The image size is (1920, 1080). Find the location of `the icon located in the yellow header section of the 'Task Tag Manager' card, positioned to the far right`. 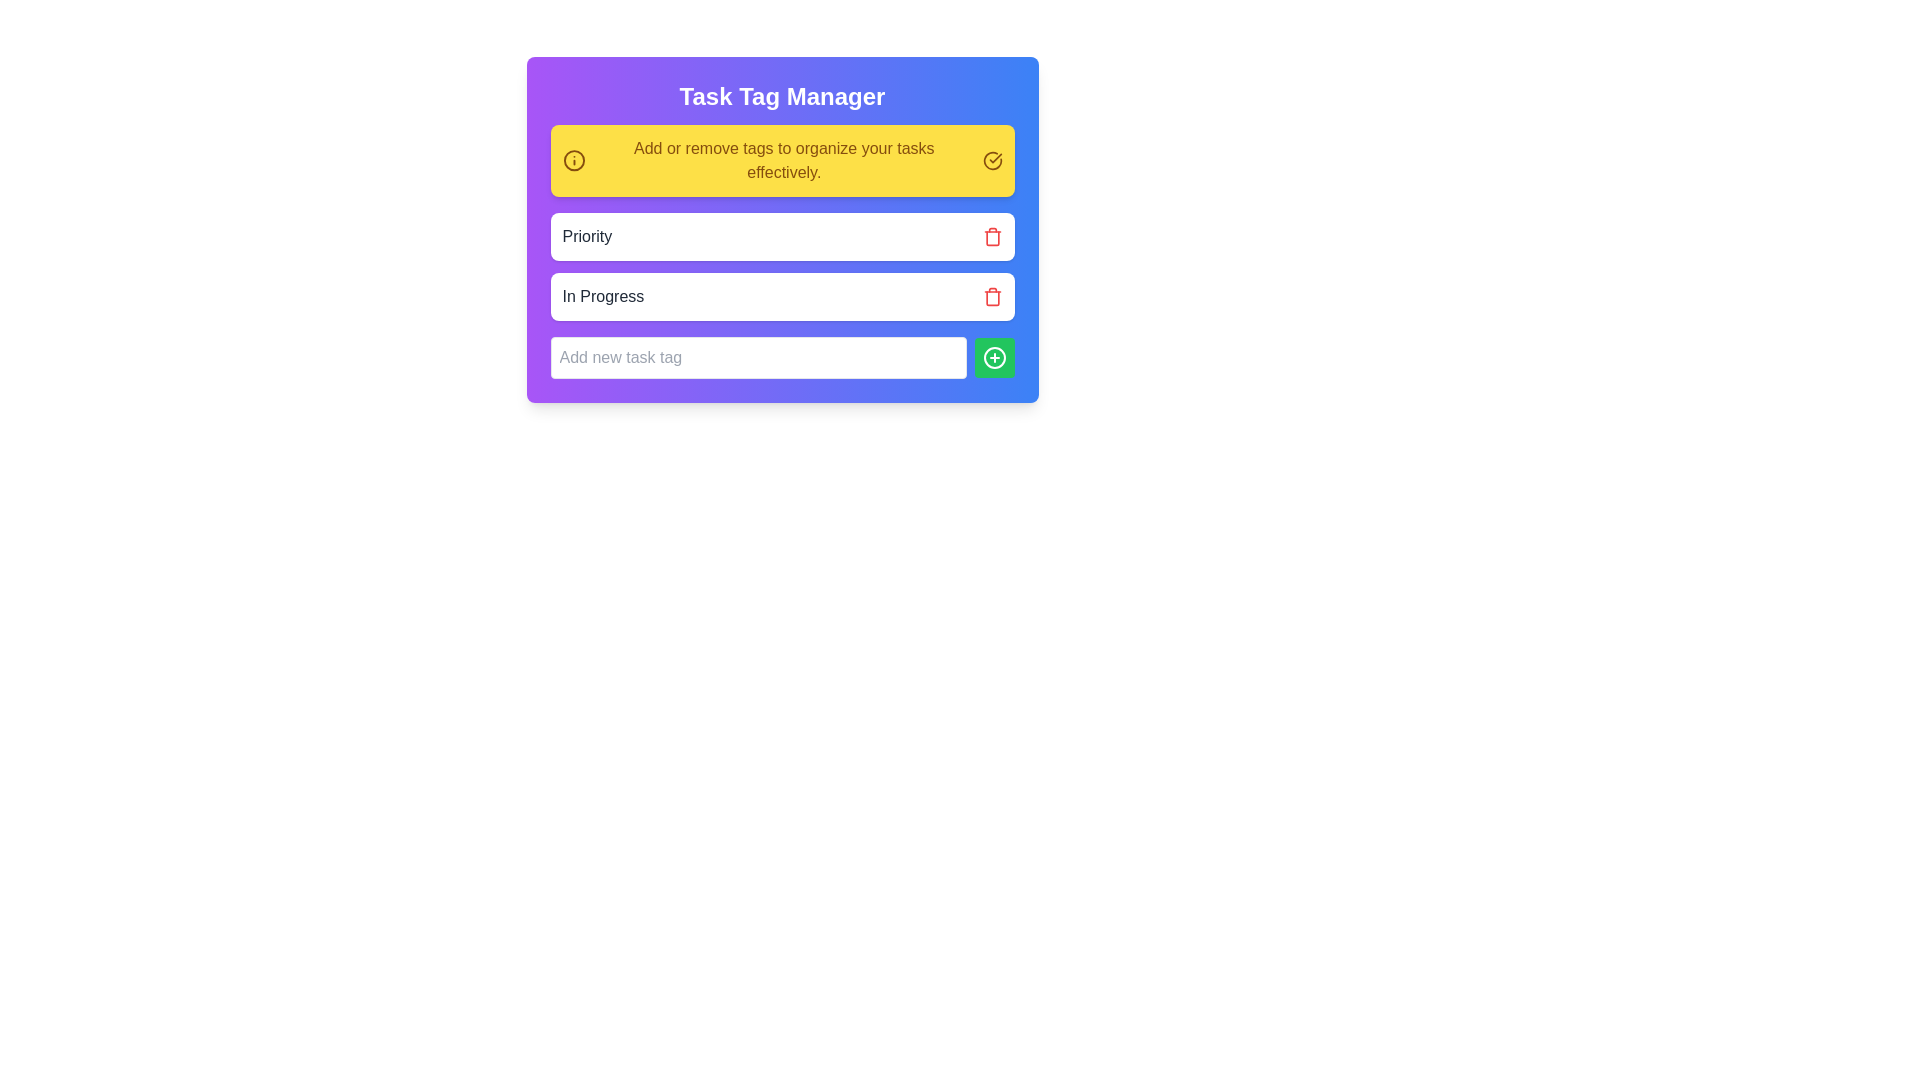

the icon located in the yellow header section of the 'Task Tag Manager' card, positioned to the far right is located at coordinates (992, 158).